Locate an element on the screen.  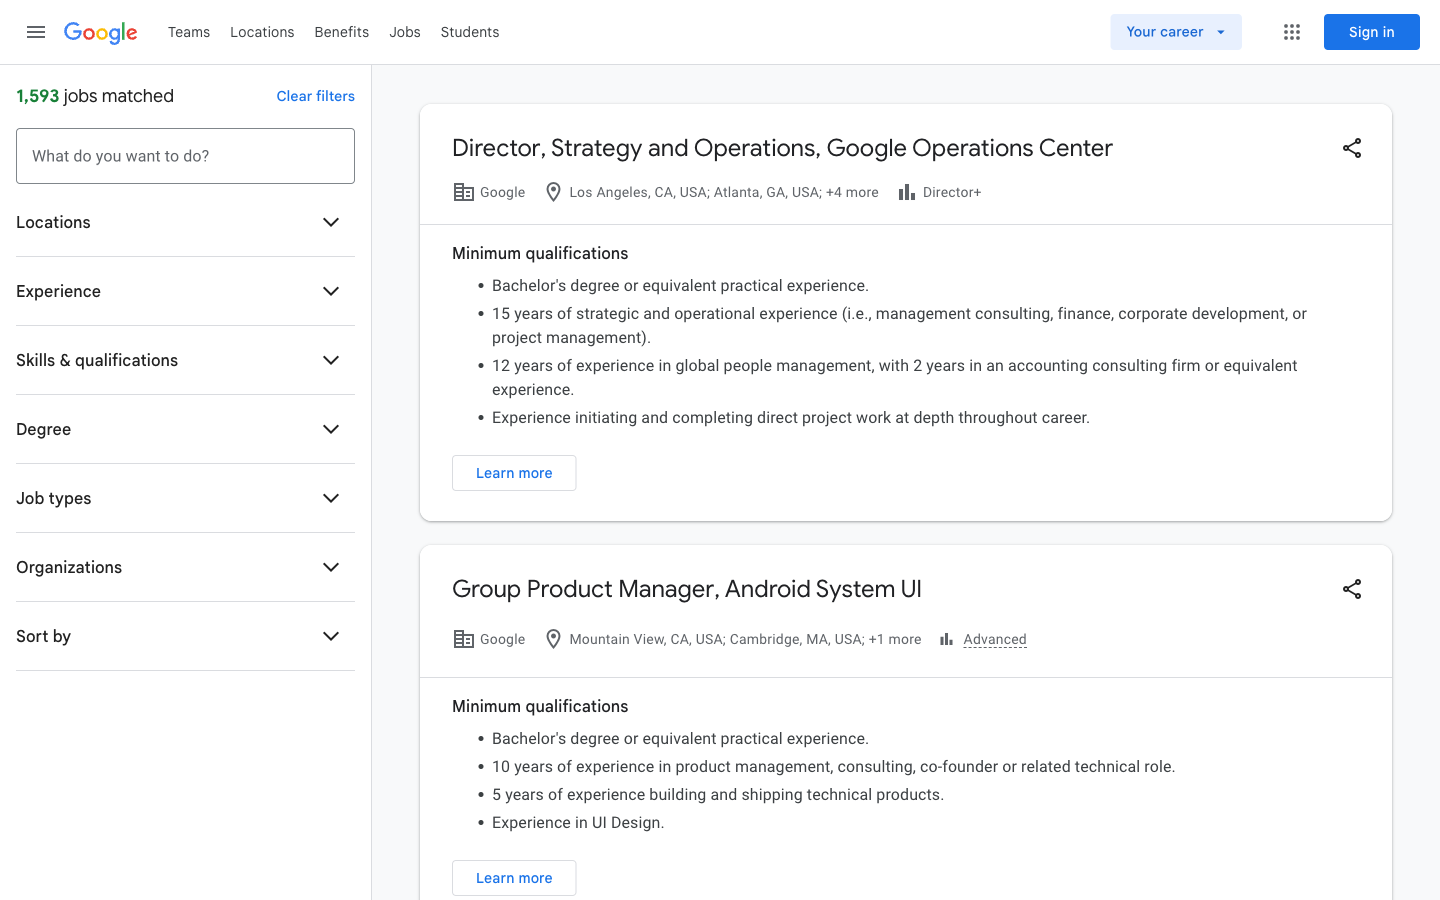
See Sort by options is located at coordinates (331, 636).